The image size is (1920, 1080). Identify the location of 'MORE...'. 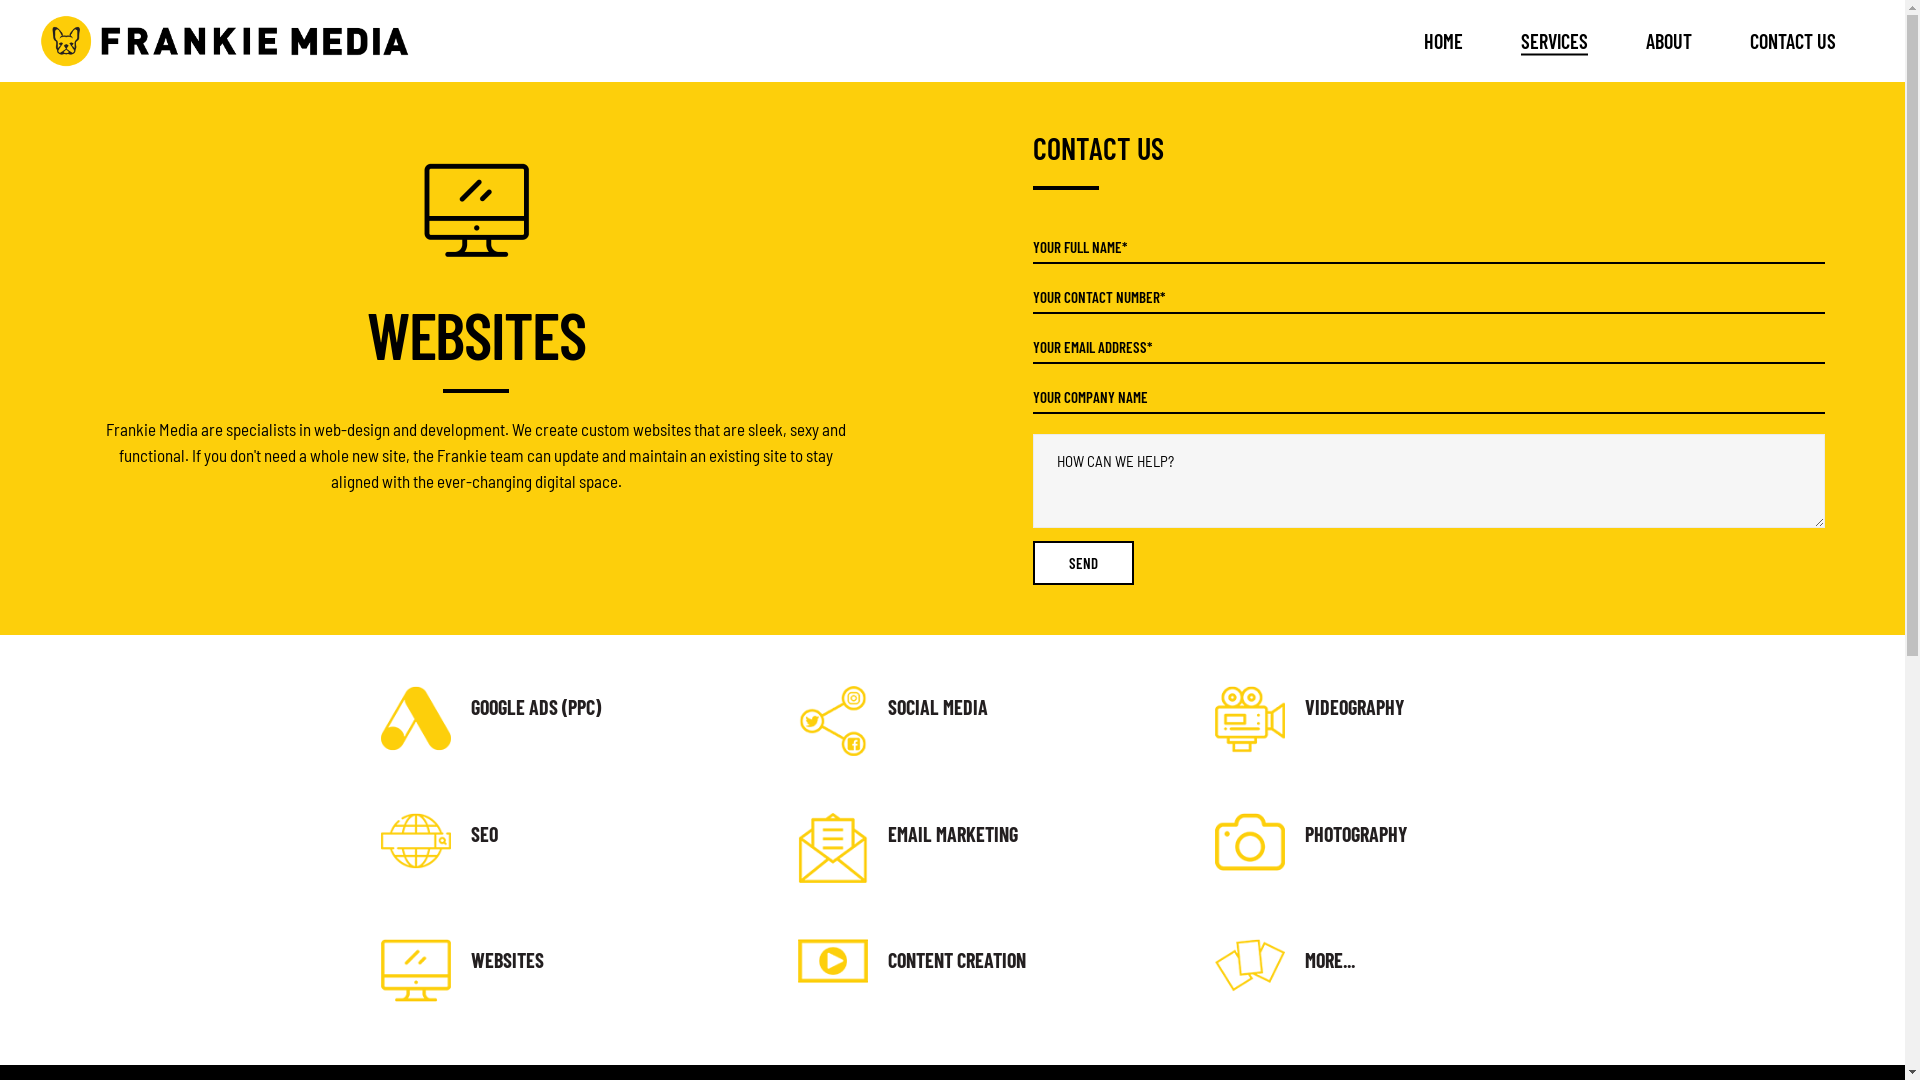
(1329, 959).